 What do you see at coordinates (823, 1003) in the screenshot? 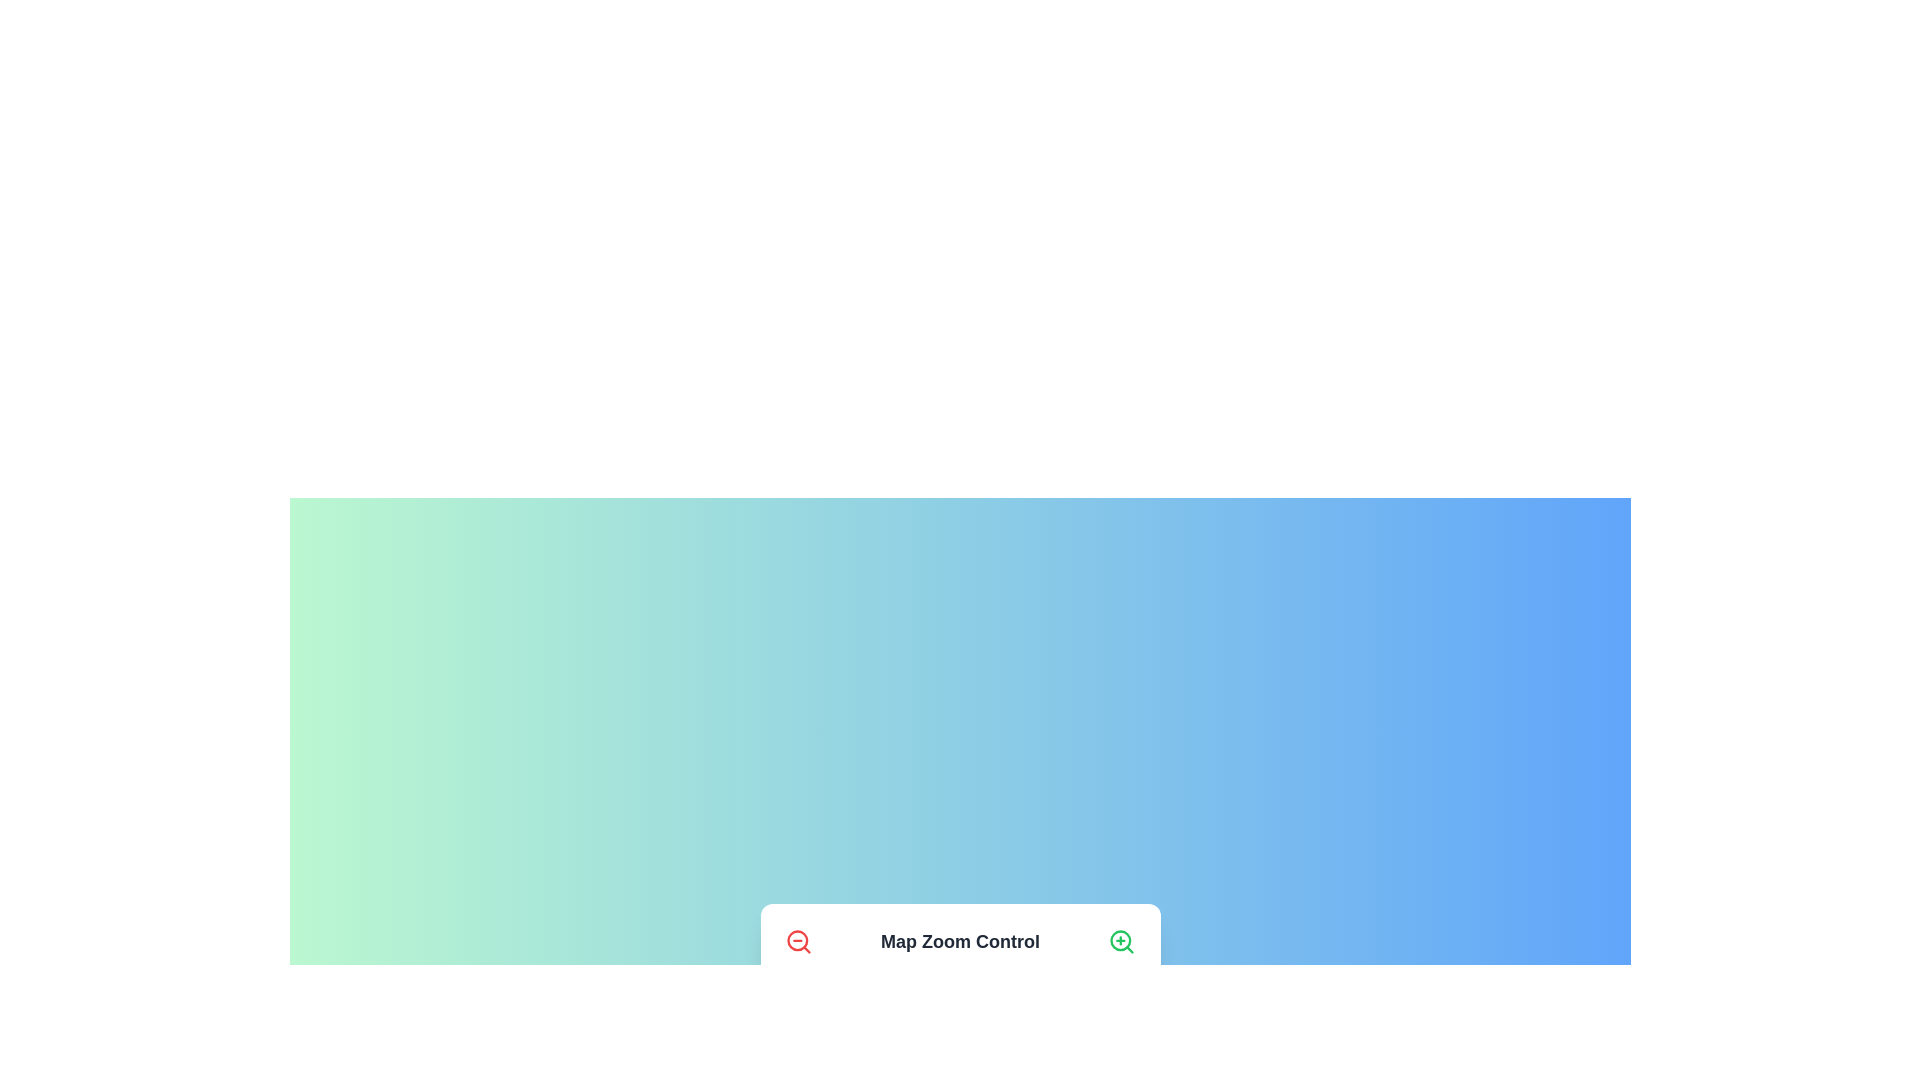
I see `the zoom level to 2 to observe the effect on the map pin representation` at bounding box center [823, 1003].